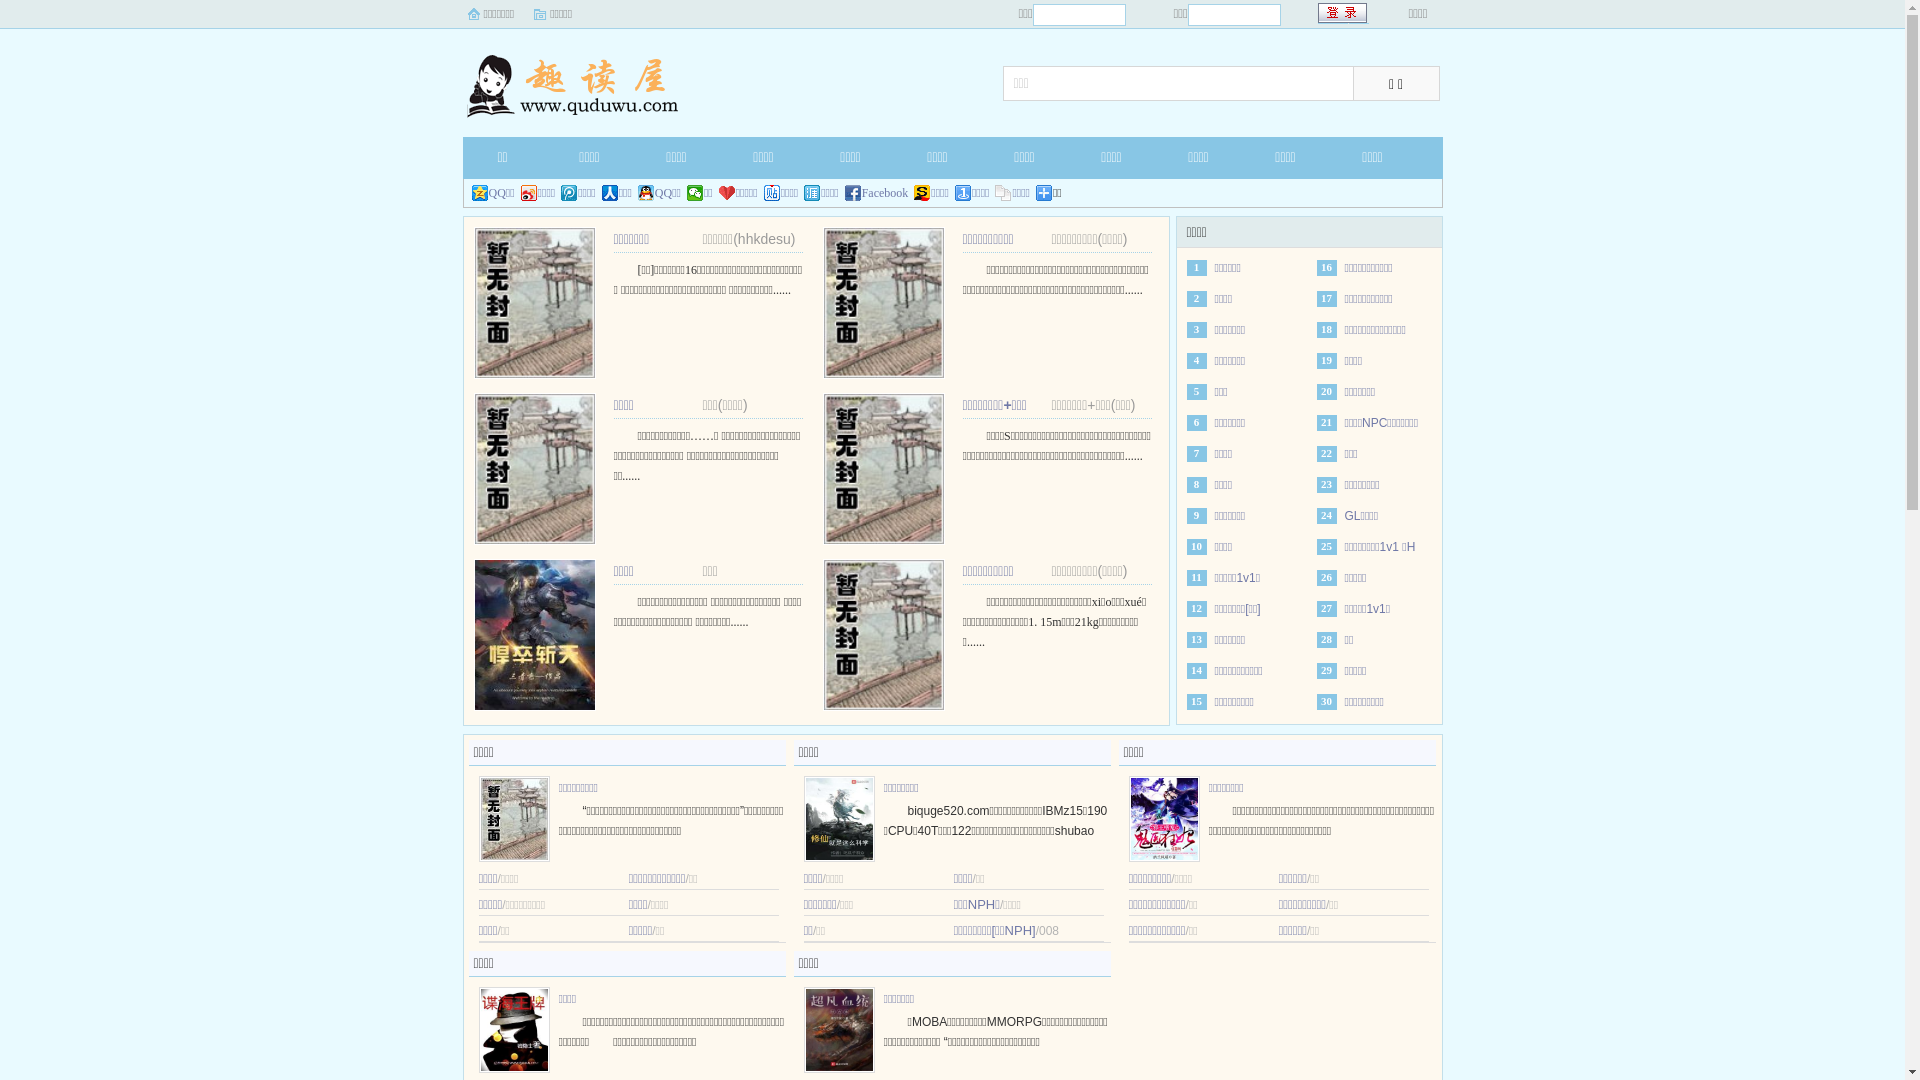 This screenshot has height=1080, width=1920. What do you see at coordinates (877, 192) in the screenshot?
I see `'Facebook'` at bounding box center [877, 192].